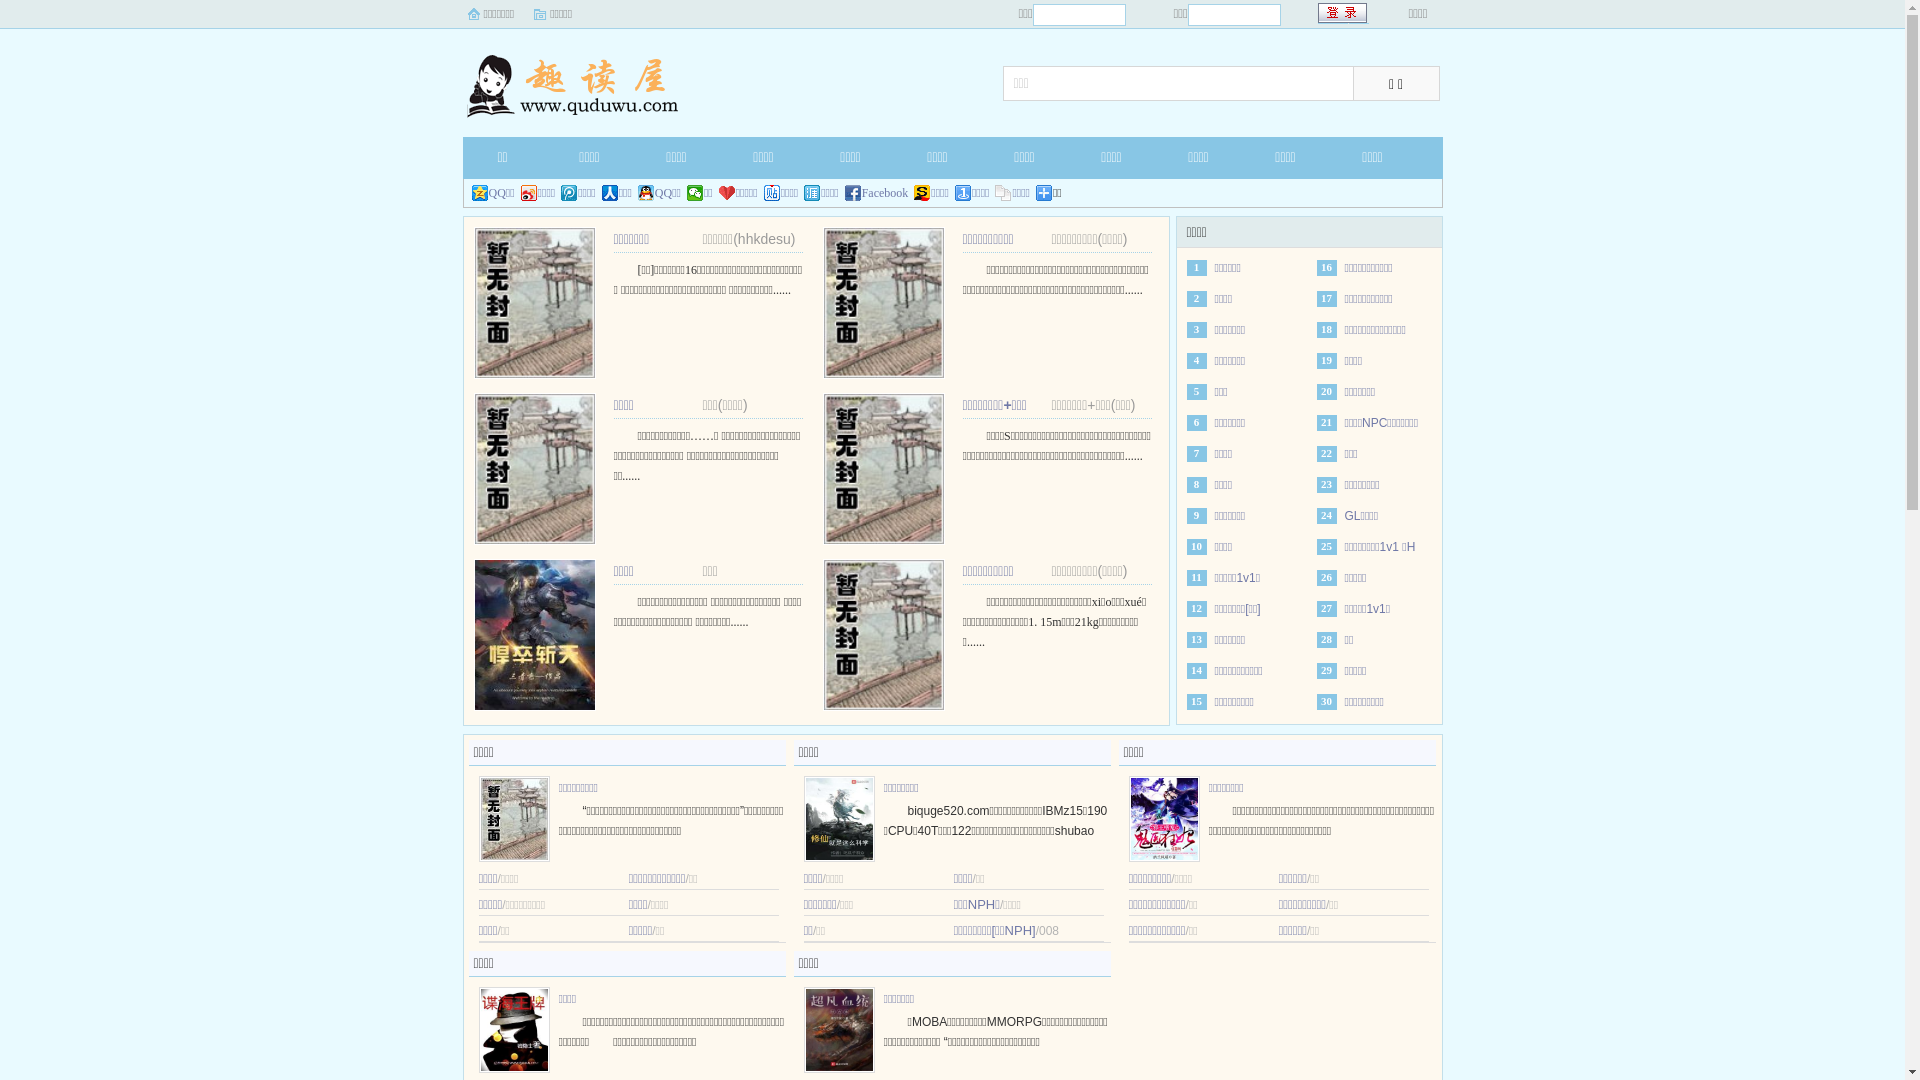 This screenshot has height=1080, width=1920. What do you see at coordinates (877, 192) in the screenshot?
I see `'Facebook'` at bounding box center [877, 192].